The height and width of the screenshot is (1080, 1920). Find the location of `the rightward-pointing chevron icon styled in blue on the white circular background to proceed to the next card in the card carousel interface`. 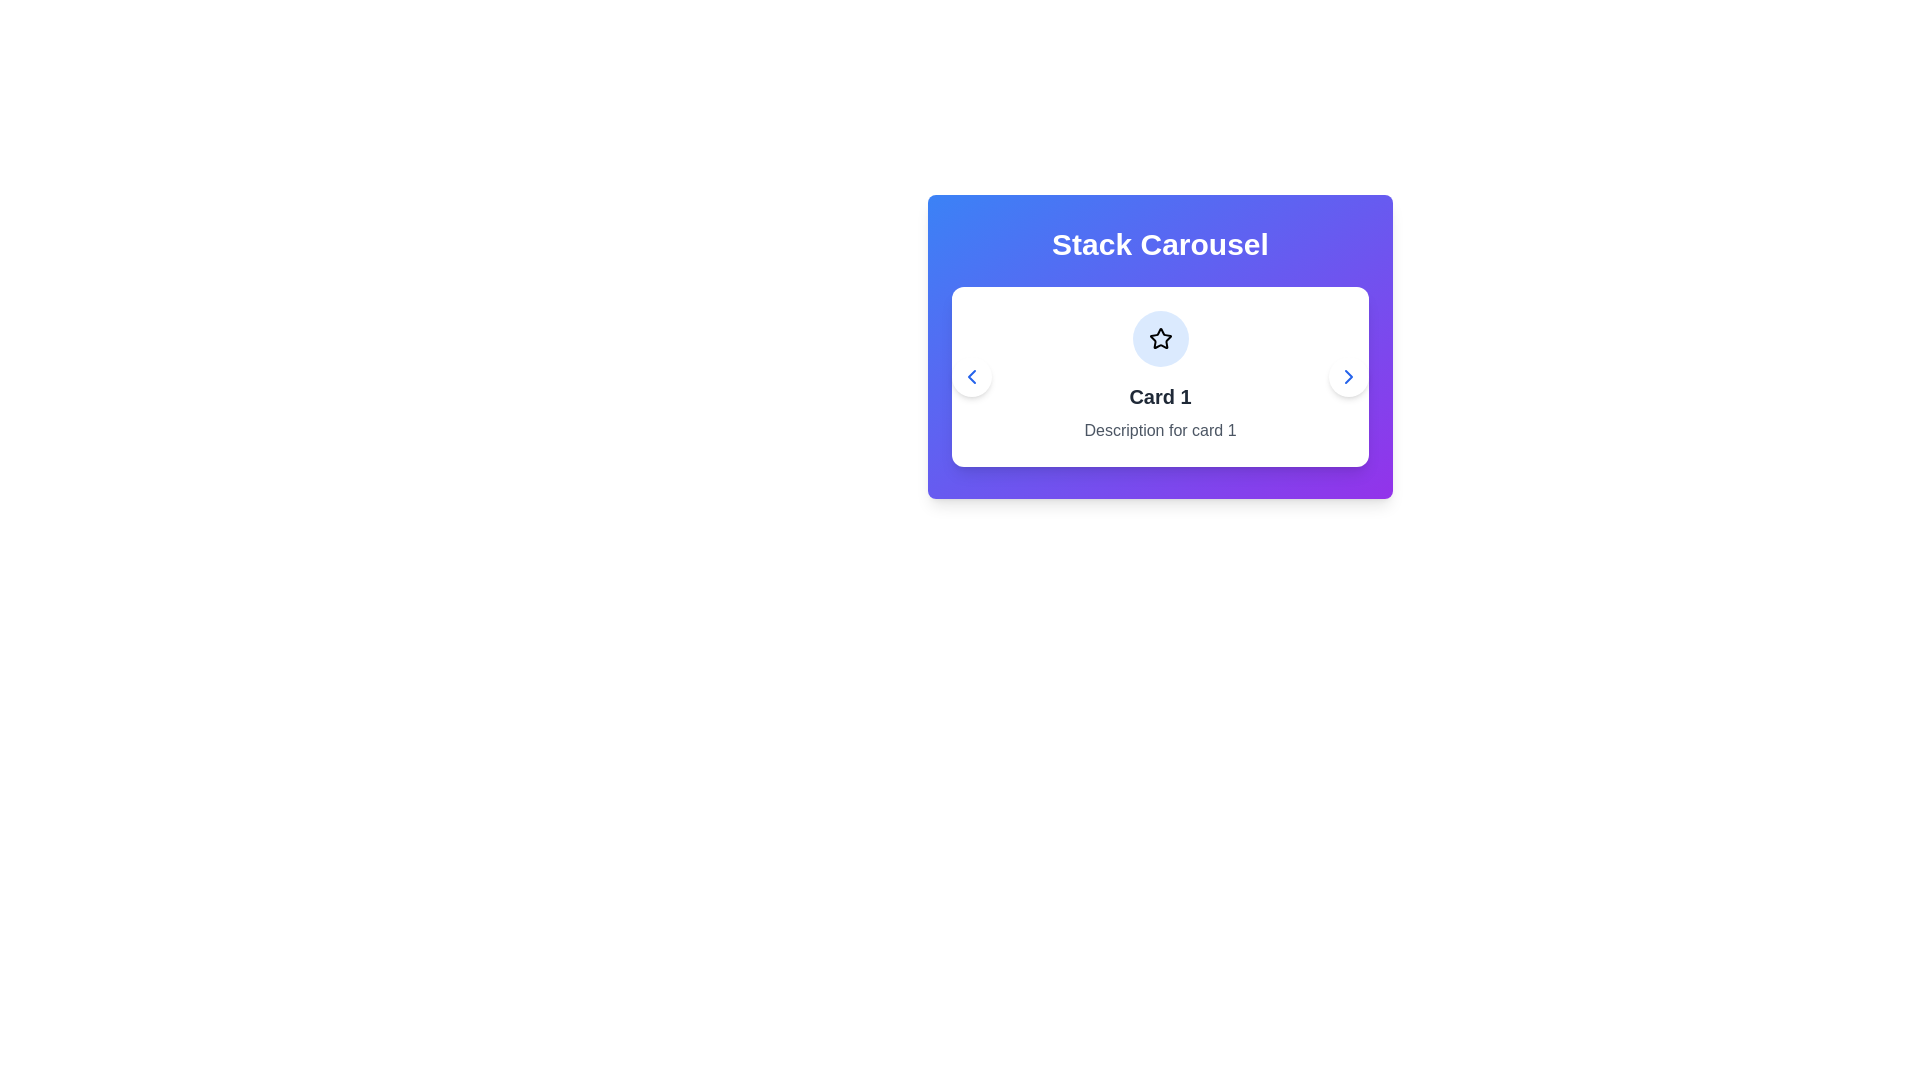

the rightward-pointing chevron icon styled in blue on the white circular background to proceed to the next card in the card carousel interface is located at coordinates (1348, 377).